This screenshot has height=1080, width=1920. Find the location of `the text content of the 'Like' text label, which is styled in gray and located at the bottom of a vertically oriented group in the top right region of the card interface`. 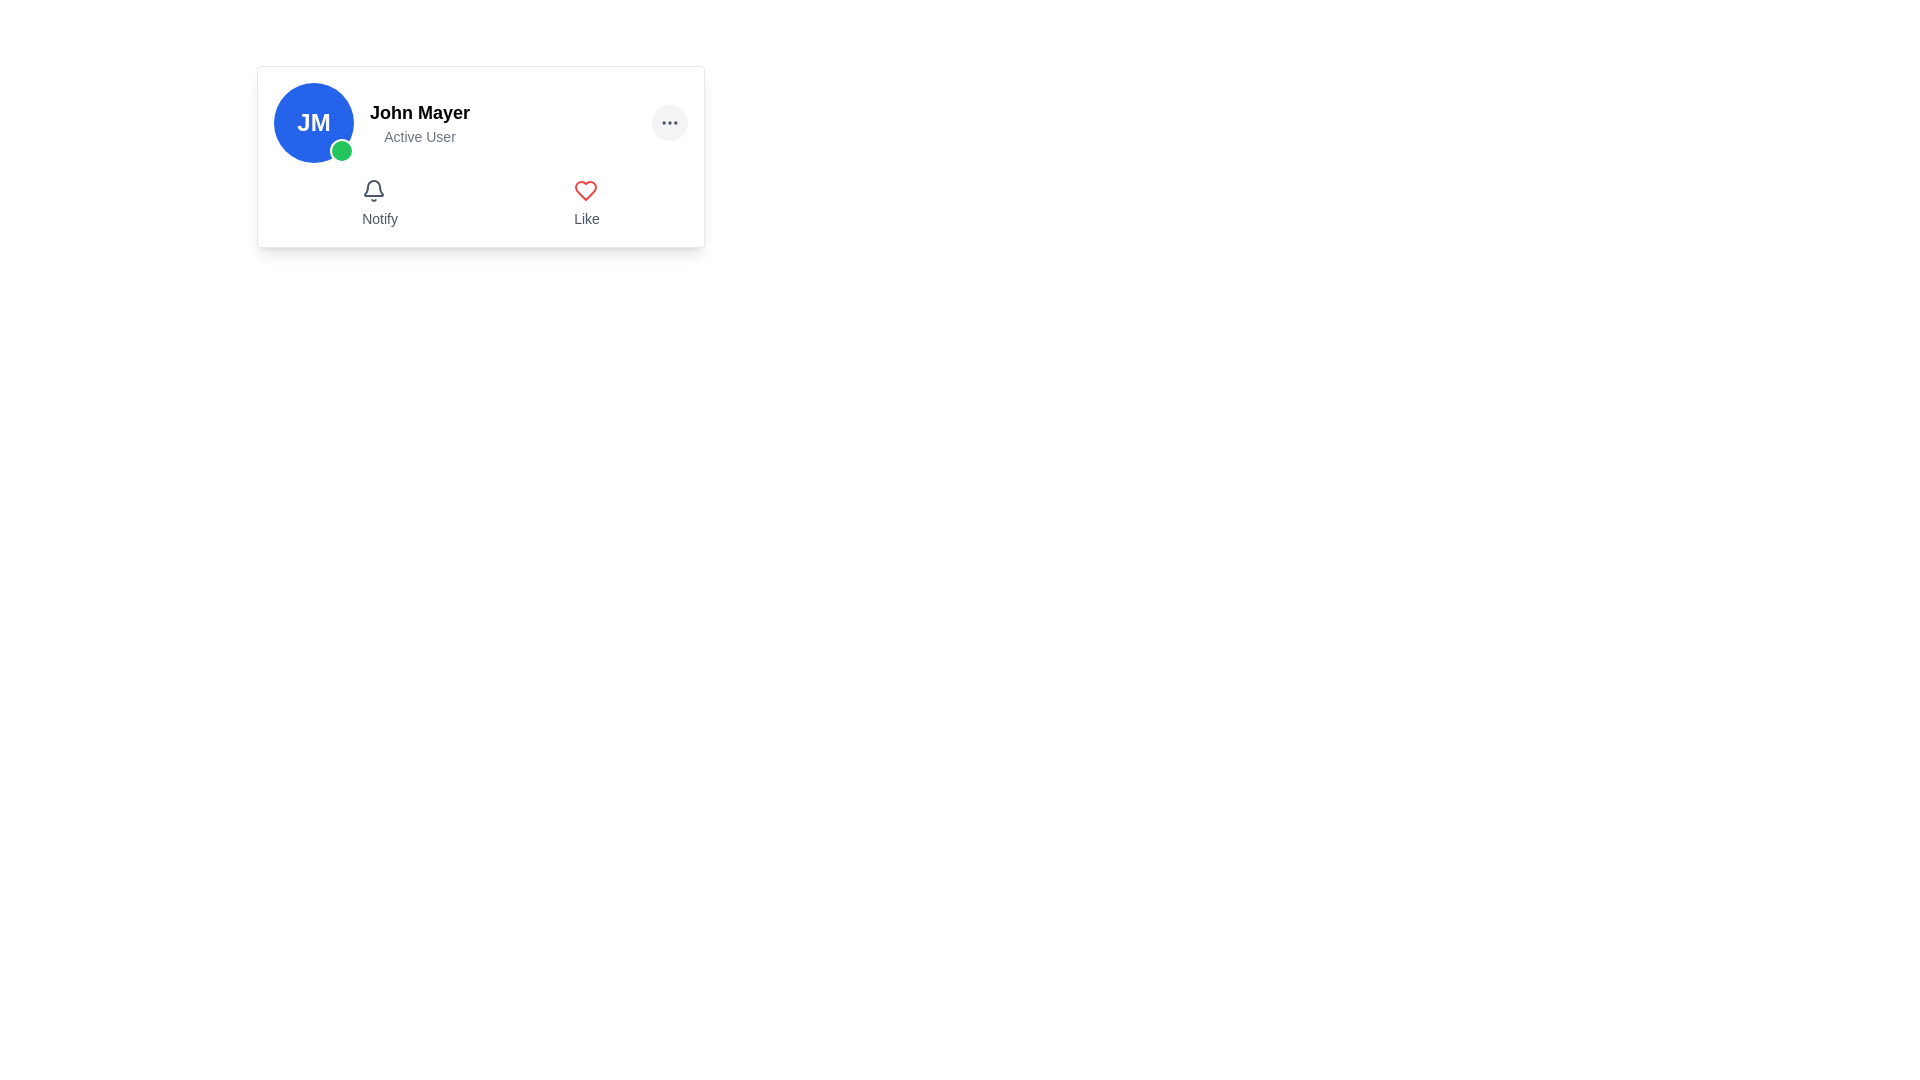

the text content of the 'Like' text label, which is styled in gray and located at the bottom of a vertically oriented group in the top right region of the card interface is located at coordinates (585, 219).